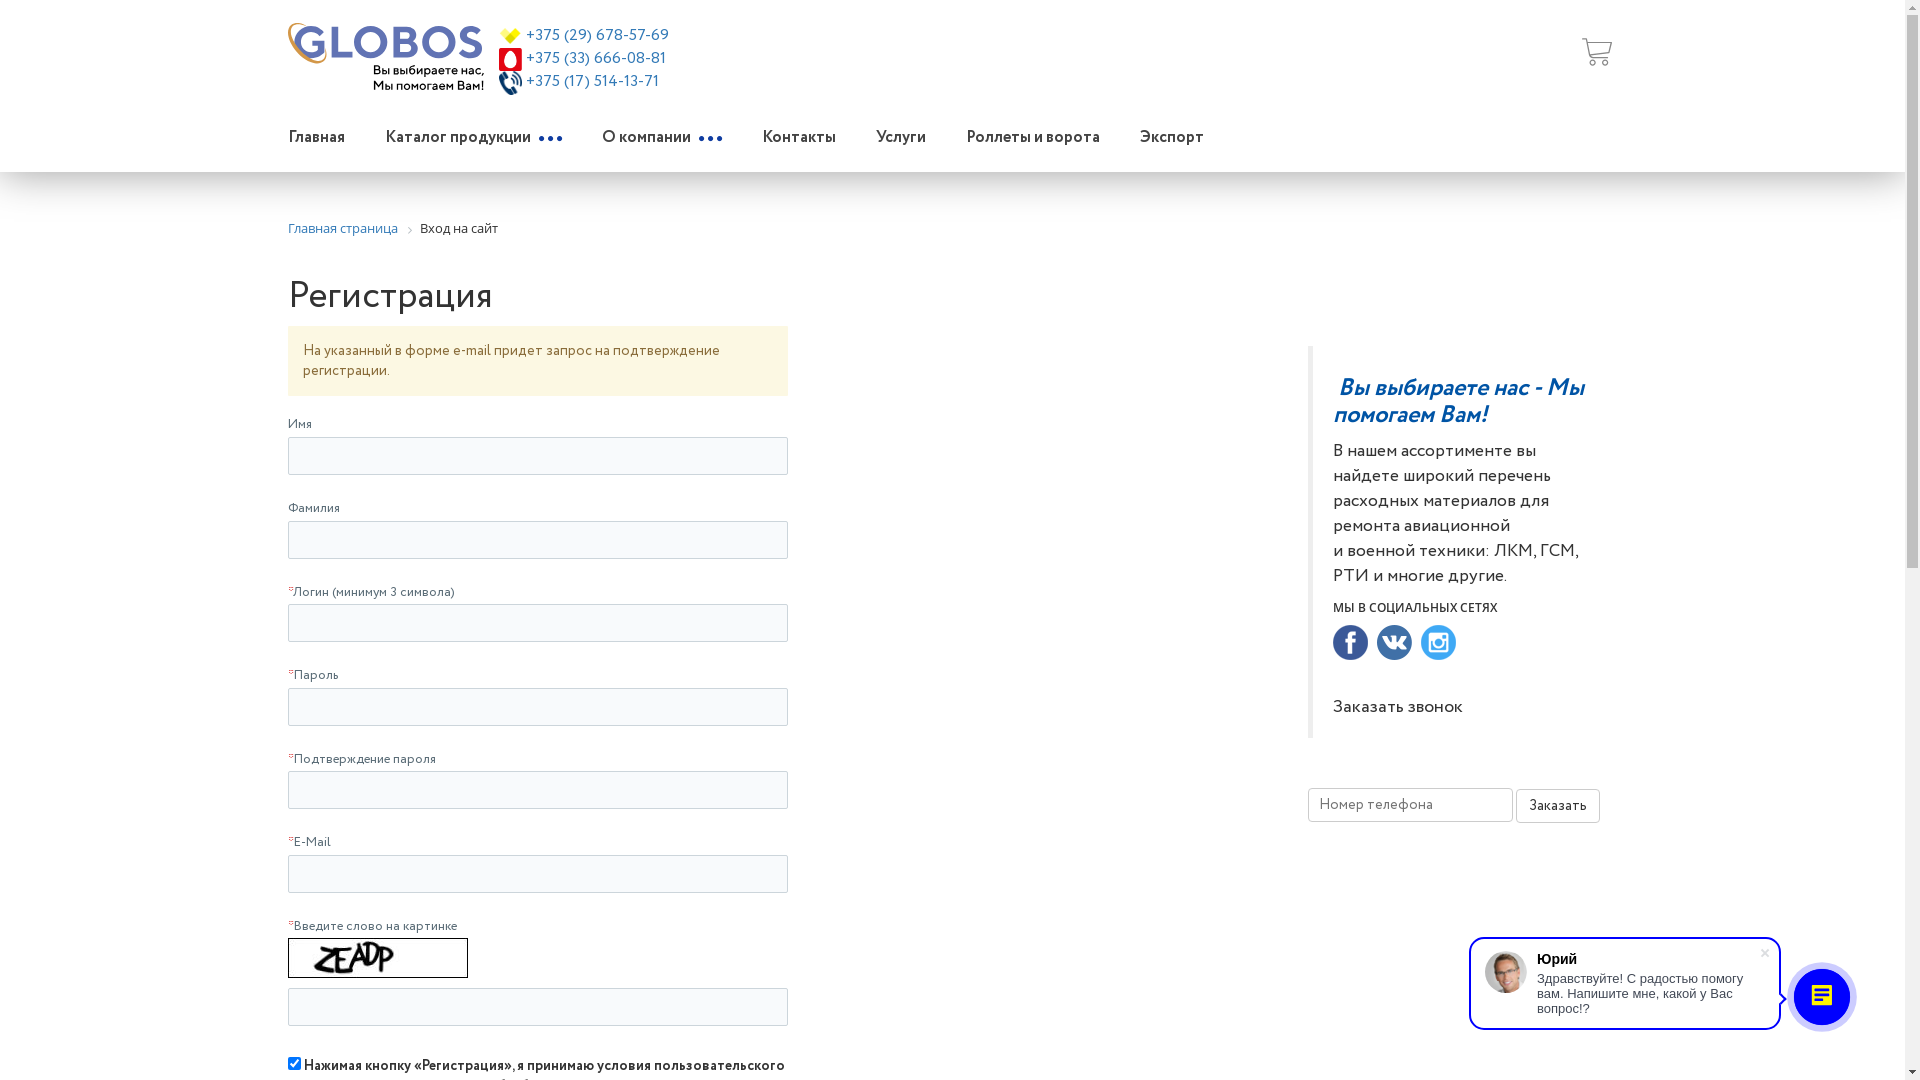 The height and width of the screenshot is (1080, 1920). Describe the element at coordinates (510, 35) in the screenshot. I see `'velcom.png'` at that location.